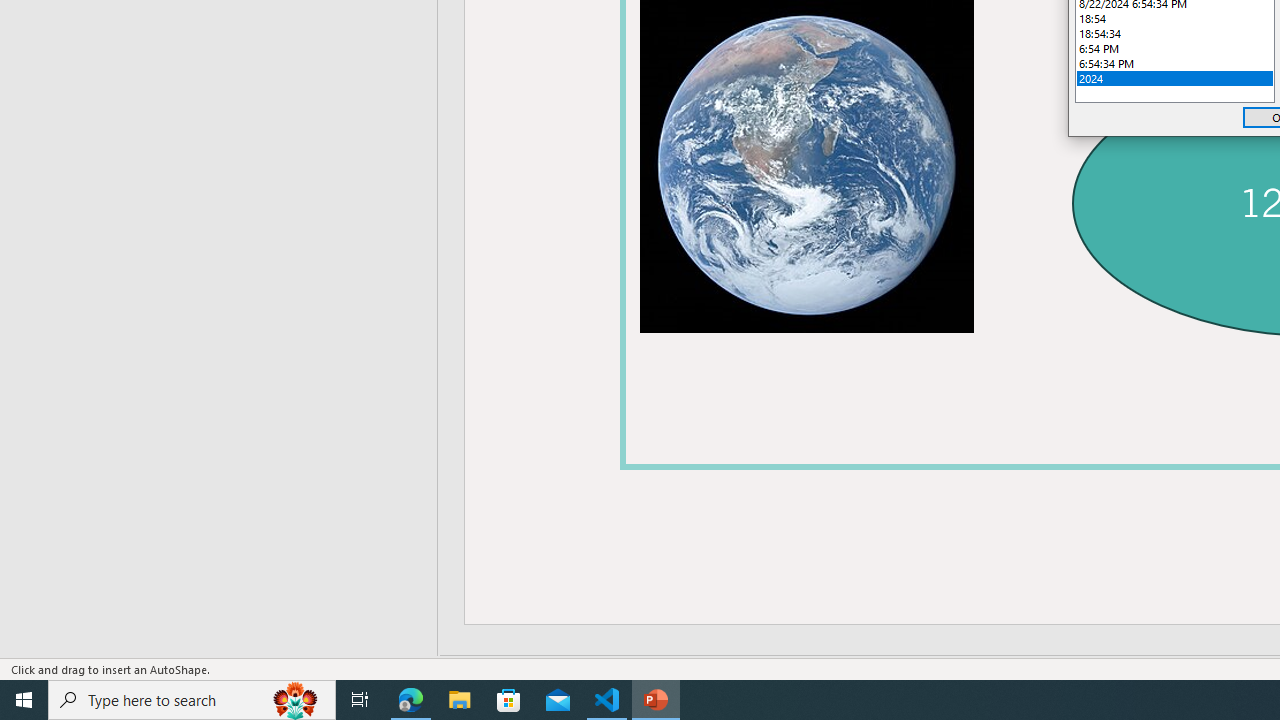  I want to click on 'File Explorer', so click(459, 698).